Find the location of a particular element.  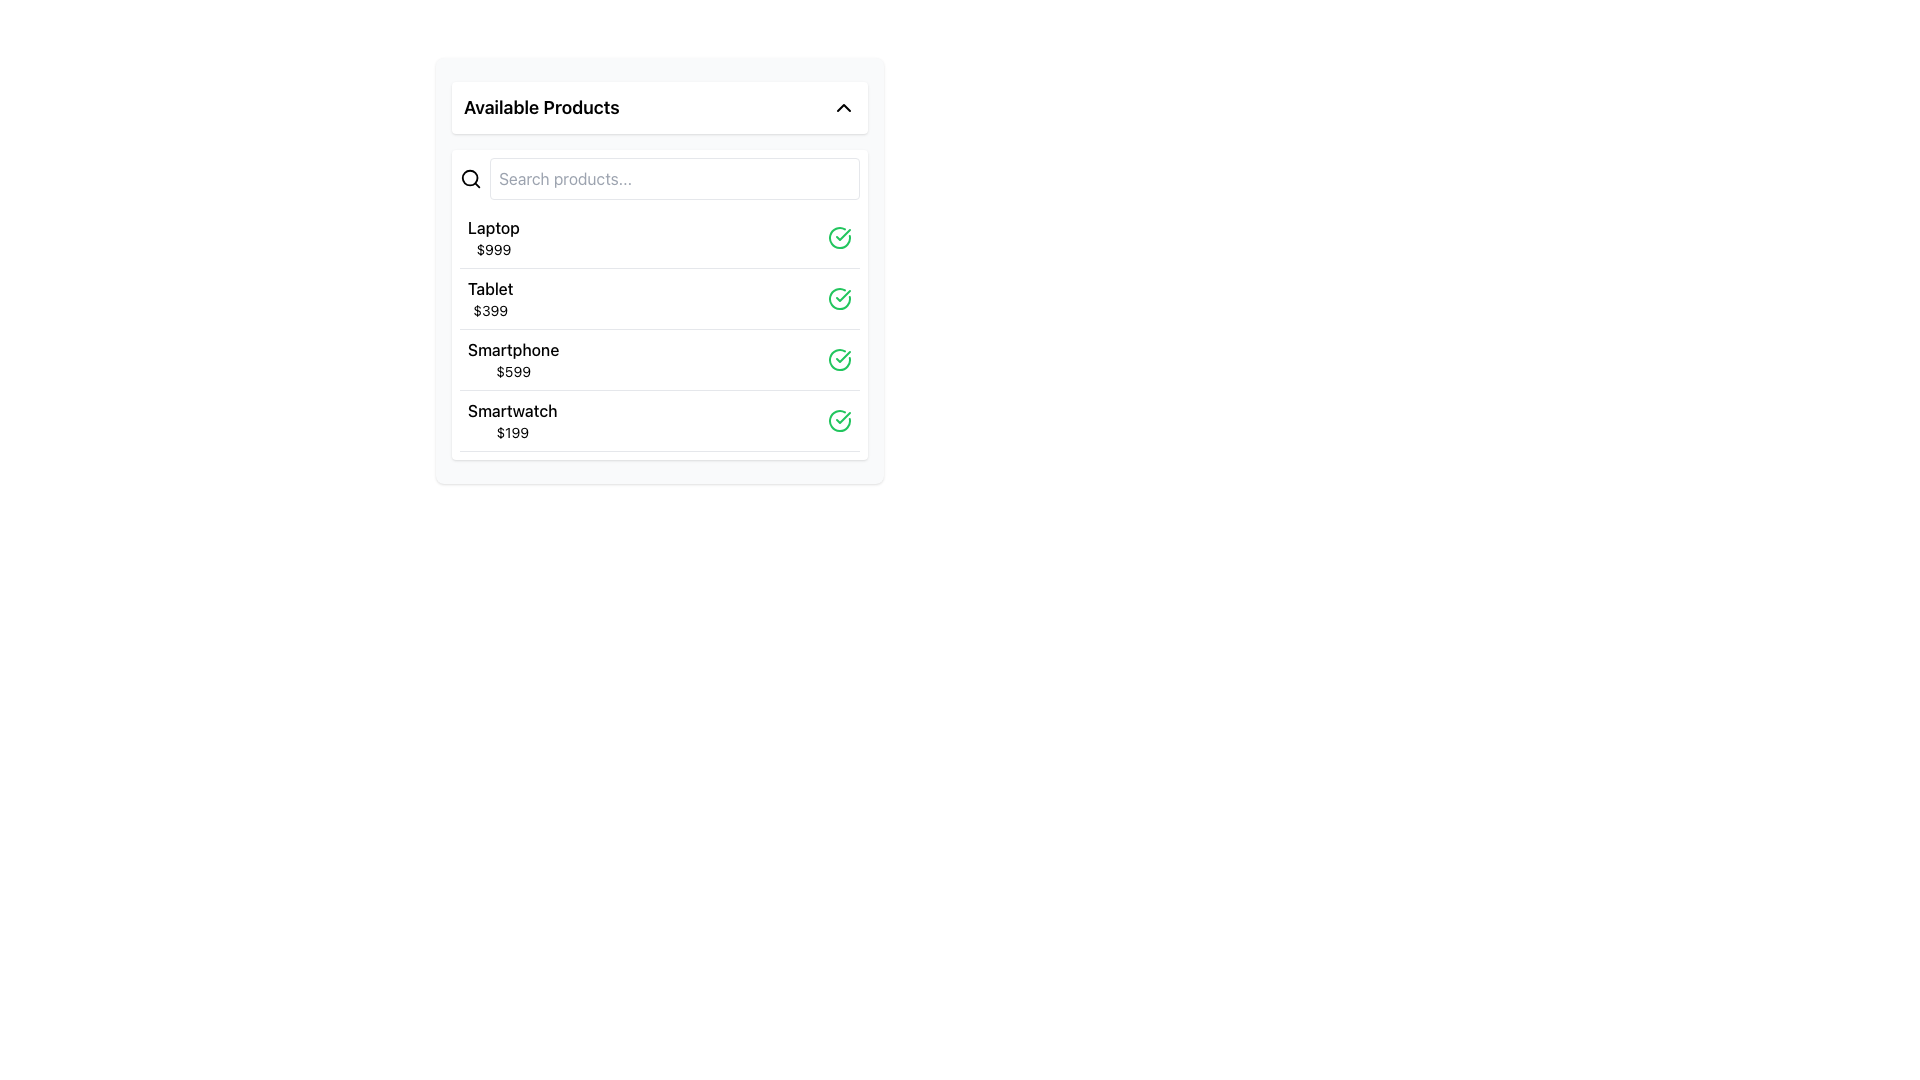

the circle-checkmark icon that indicates the availability of the Smartphone, located to the right of the label and price in the product list is located at coordinates (840, 358).